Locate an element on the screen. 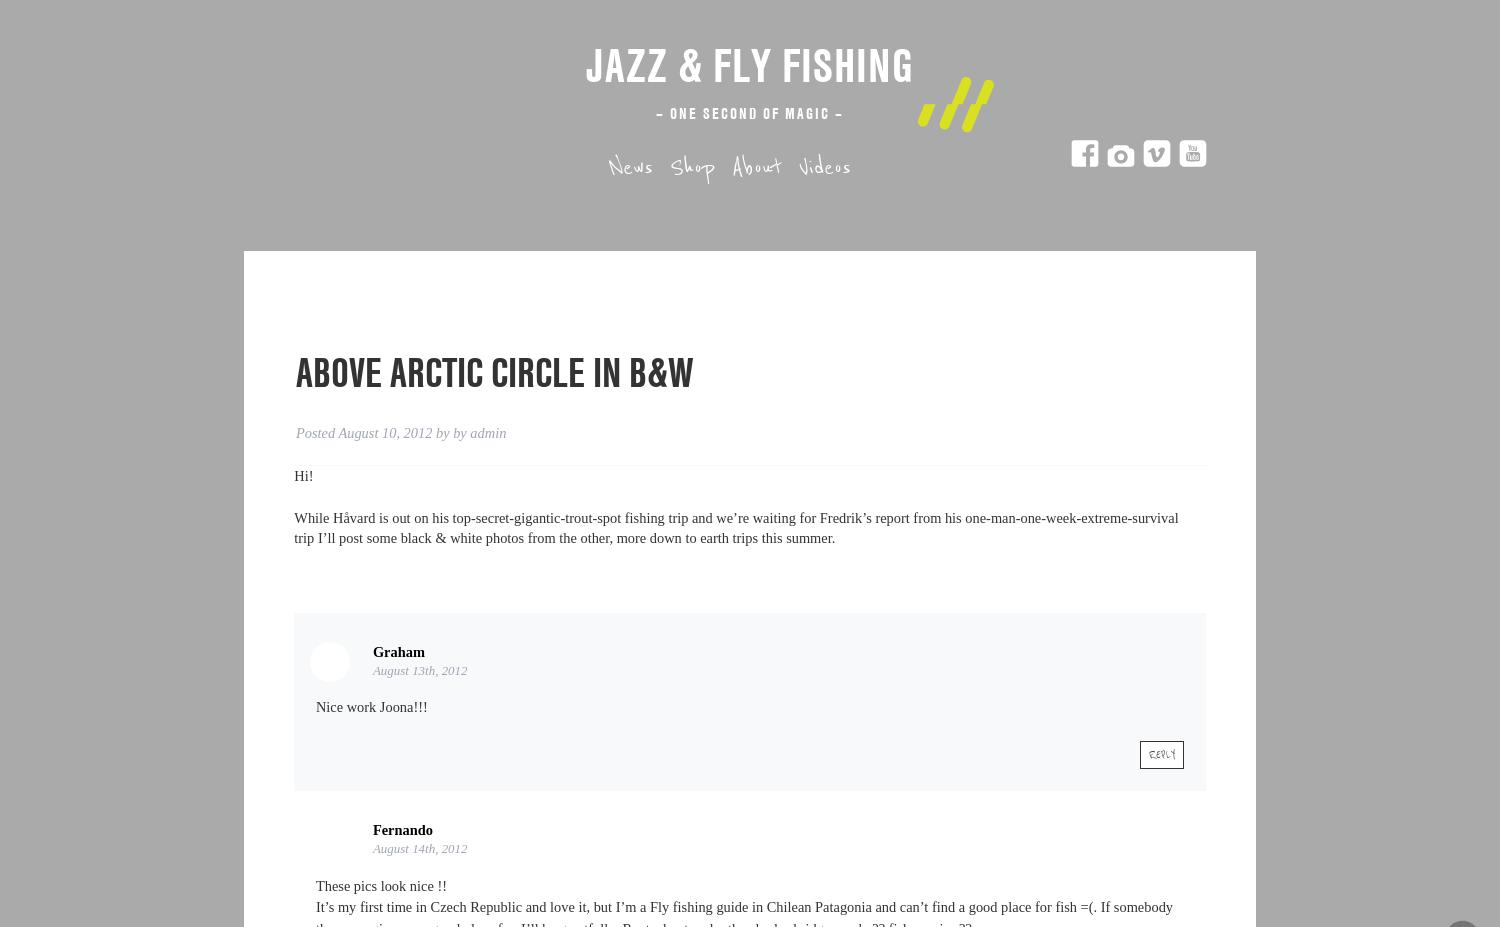 This screenshot has width=1500, height=927. 'Shop' is located at coordinates (669, 167).